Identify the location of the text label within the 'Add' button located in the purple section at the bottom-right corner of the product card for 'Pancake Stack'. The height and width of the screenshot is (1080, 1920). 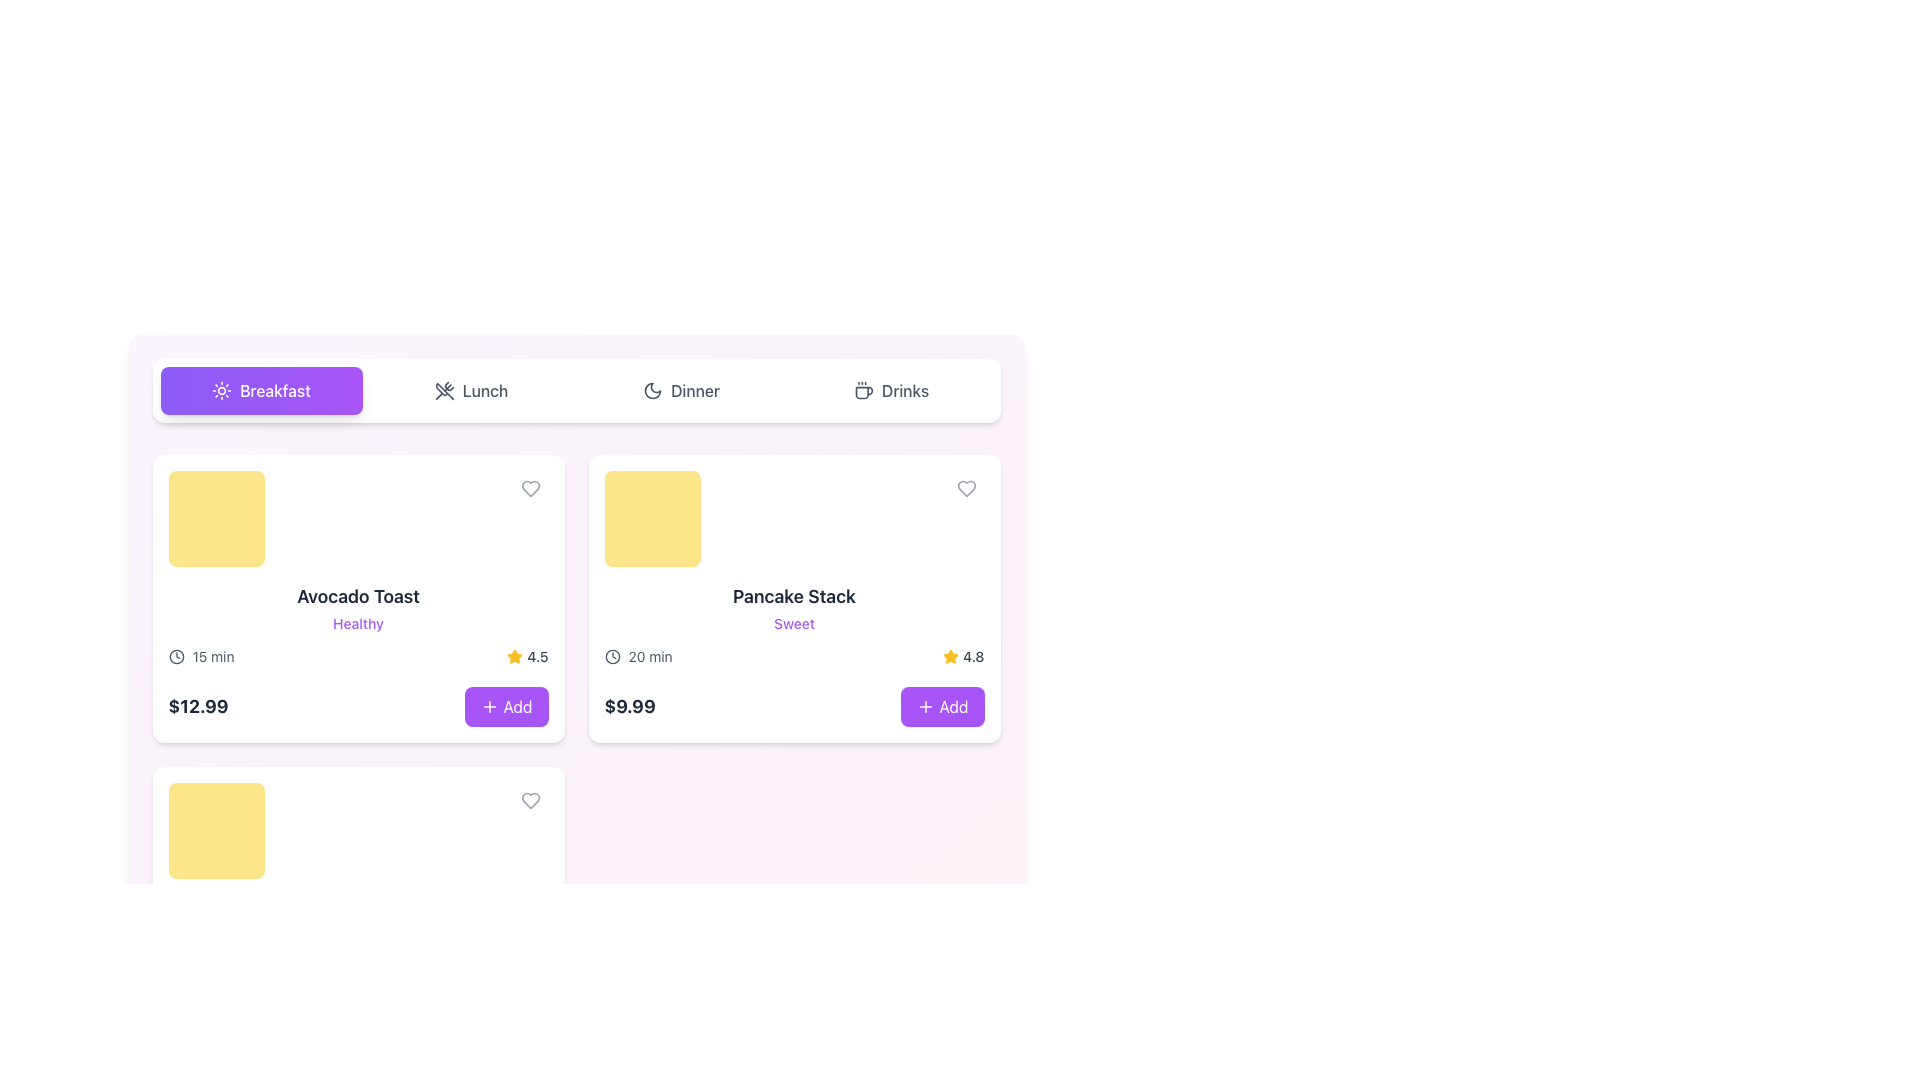
(953, 705).